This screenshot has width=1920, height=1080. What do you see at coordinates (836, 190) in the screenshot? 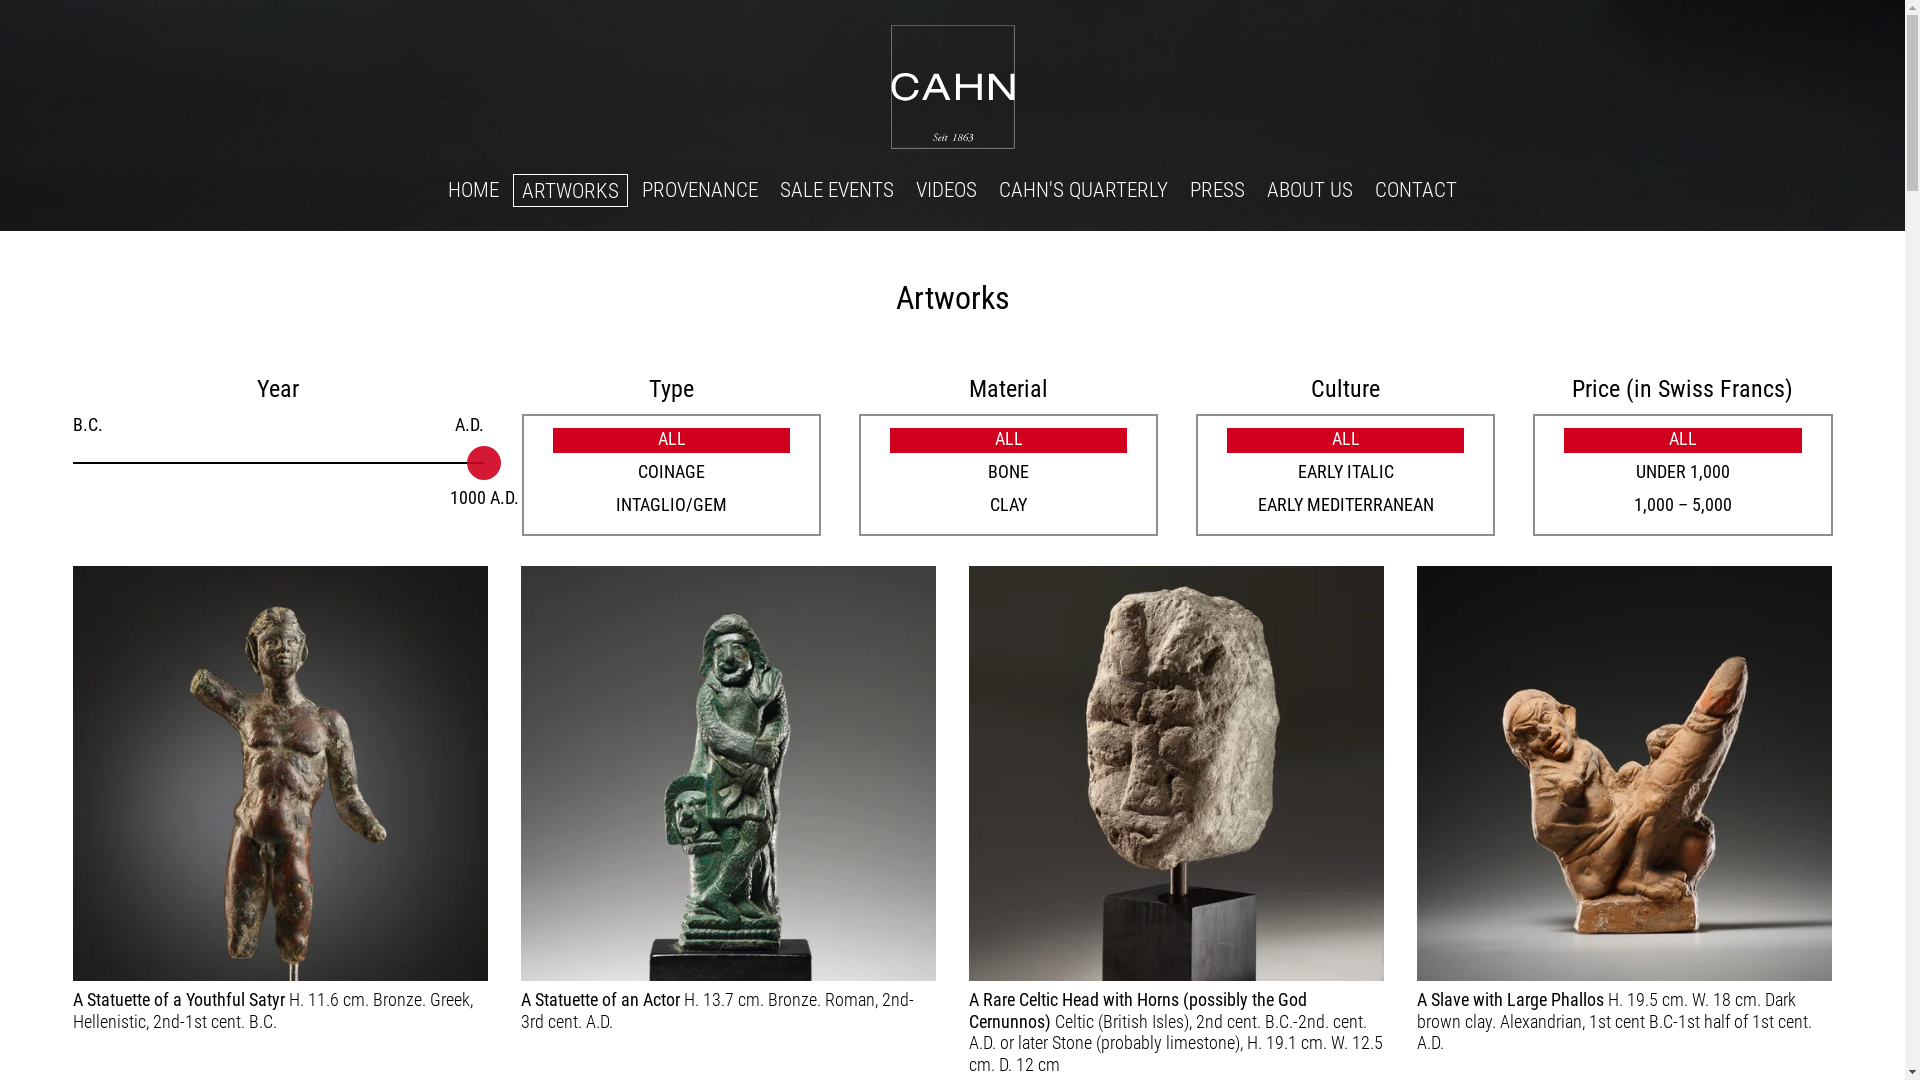
I see `'SALE EVENTS'` at bounding box center [836, 190].